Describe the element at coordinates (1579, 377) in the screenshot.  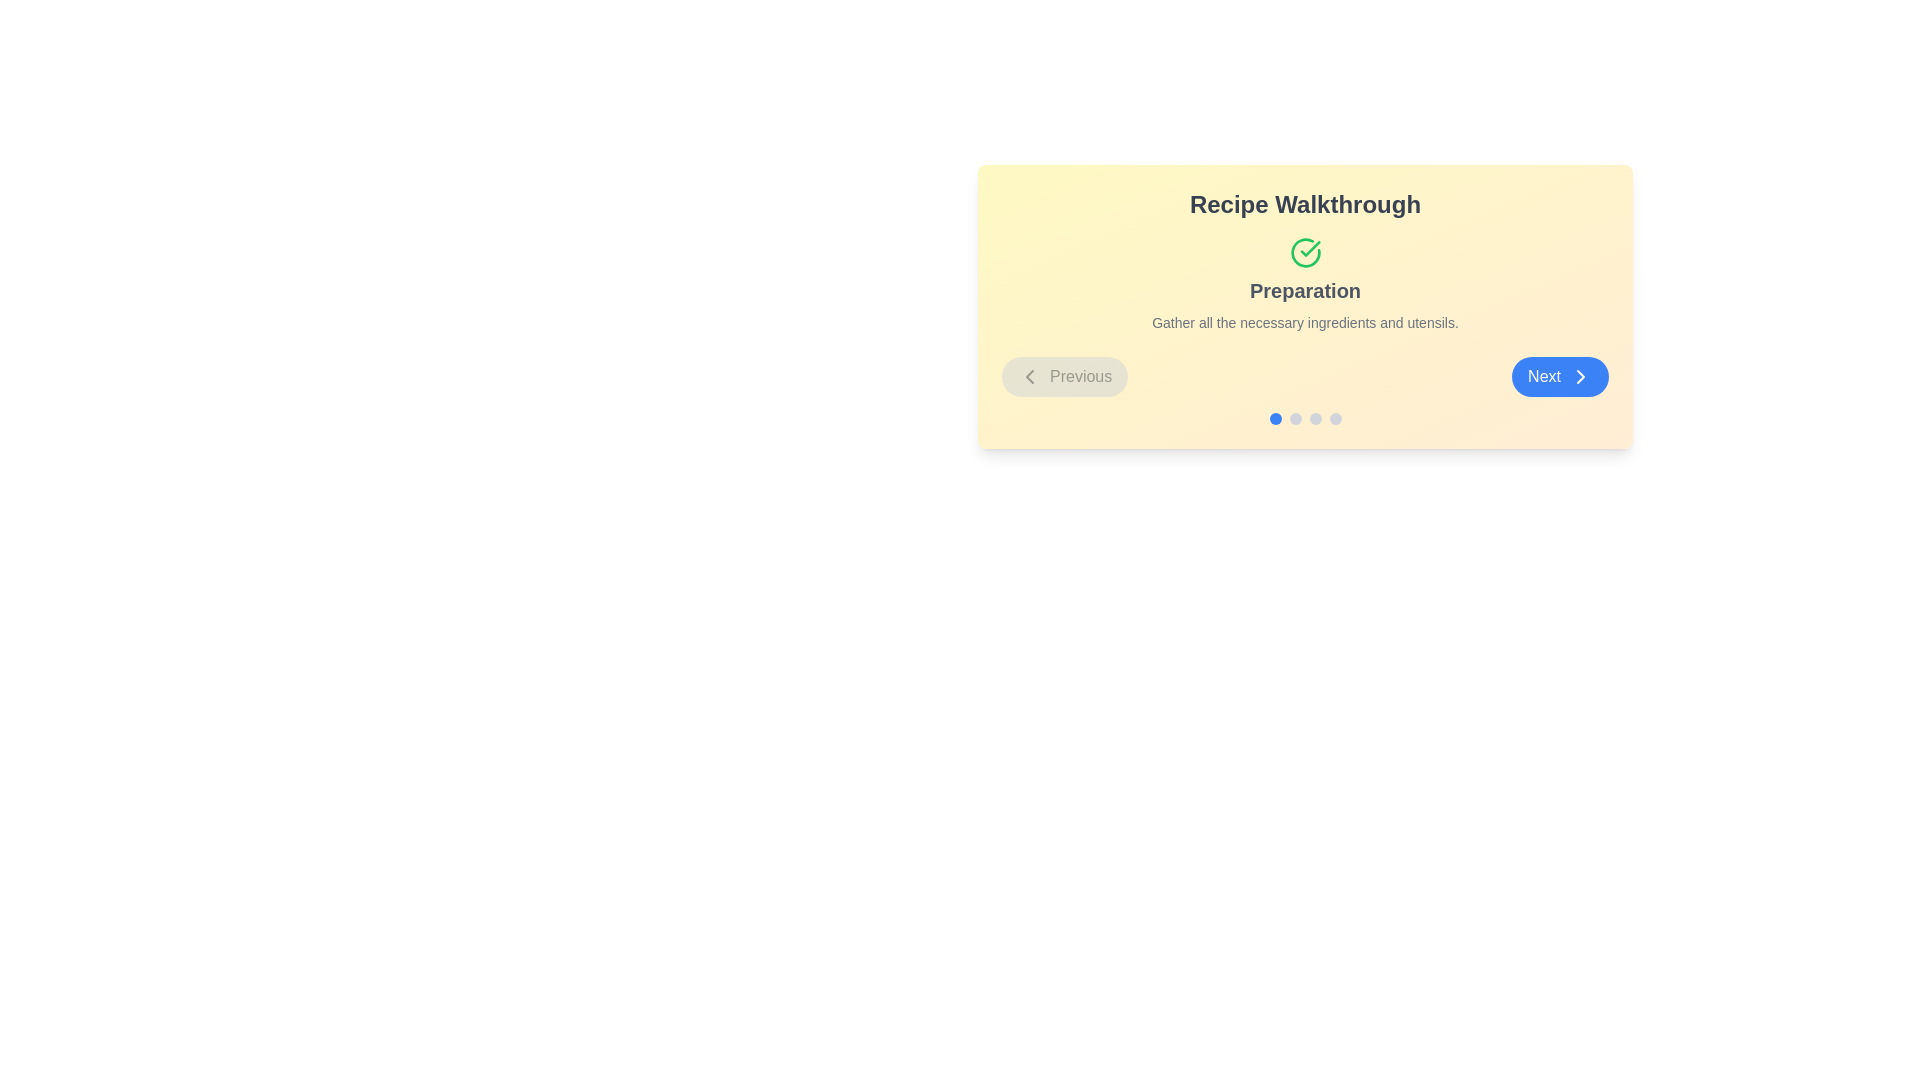
I see `the right-facing chevron arrow icon within the 'Next' button located in the bottom-right area of the card interface` at that location.